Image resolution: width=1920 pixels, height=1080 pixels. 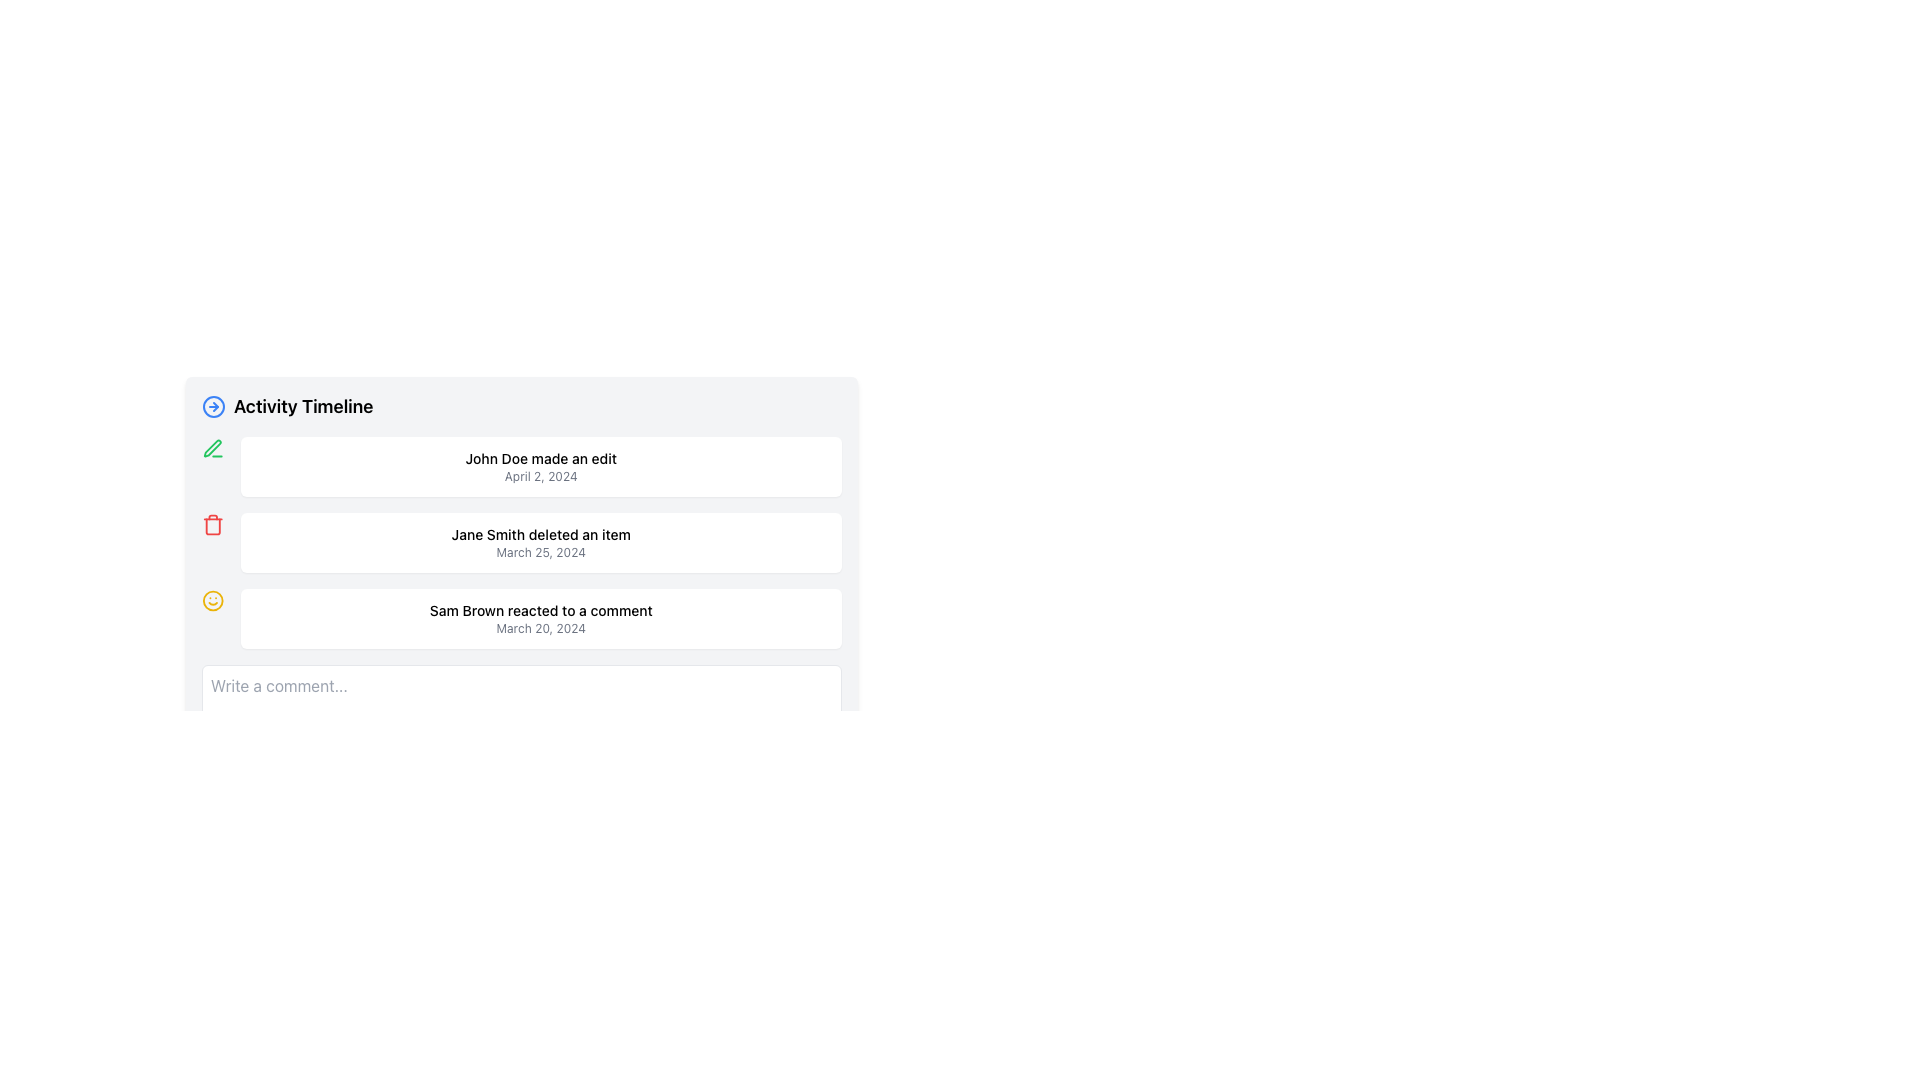 I want to click on the static text component displaying the message 'Jane Smith deleted an item' in the timeline interface, so click(x=541, y=534).